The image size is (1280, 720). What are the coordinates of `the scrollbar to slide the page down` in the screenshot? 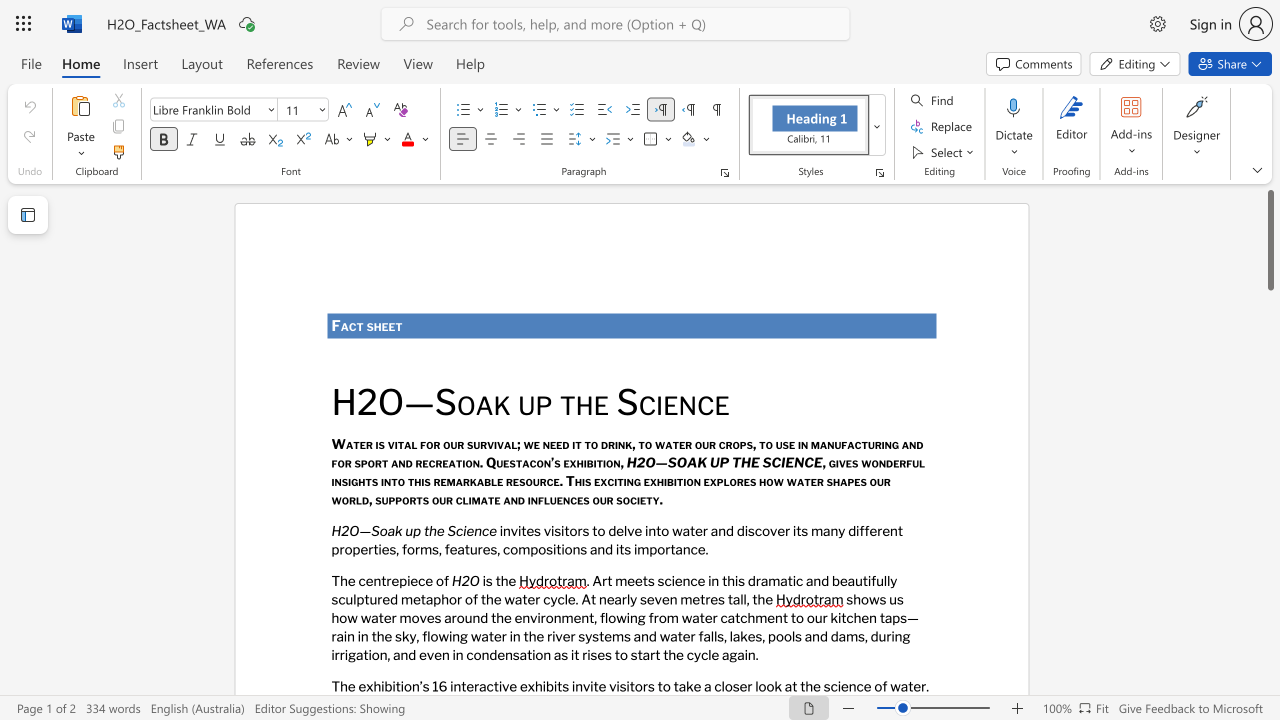 It's located at (1269, 490).